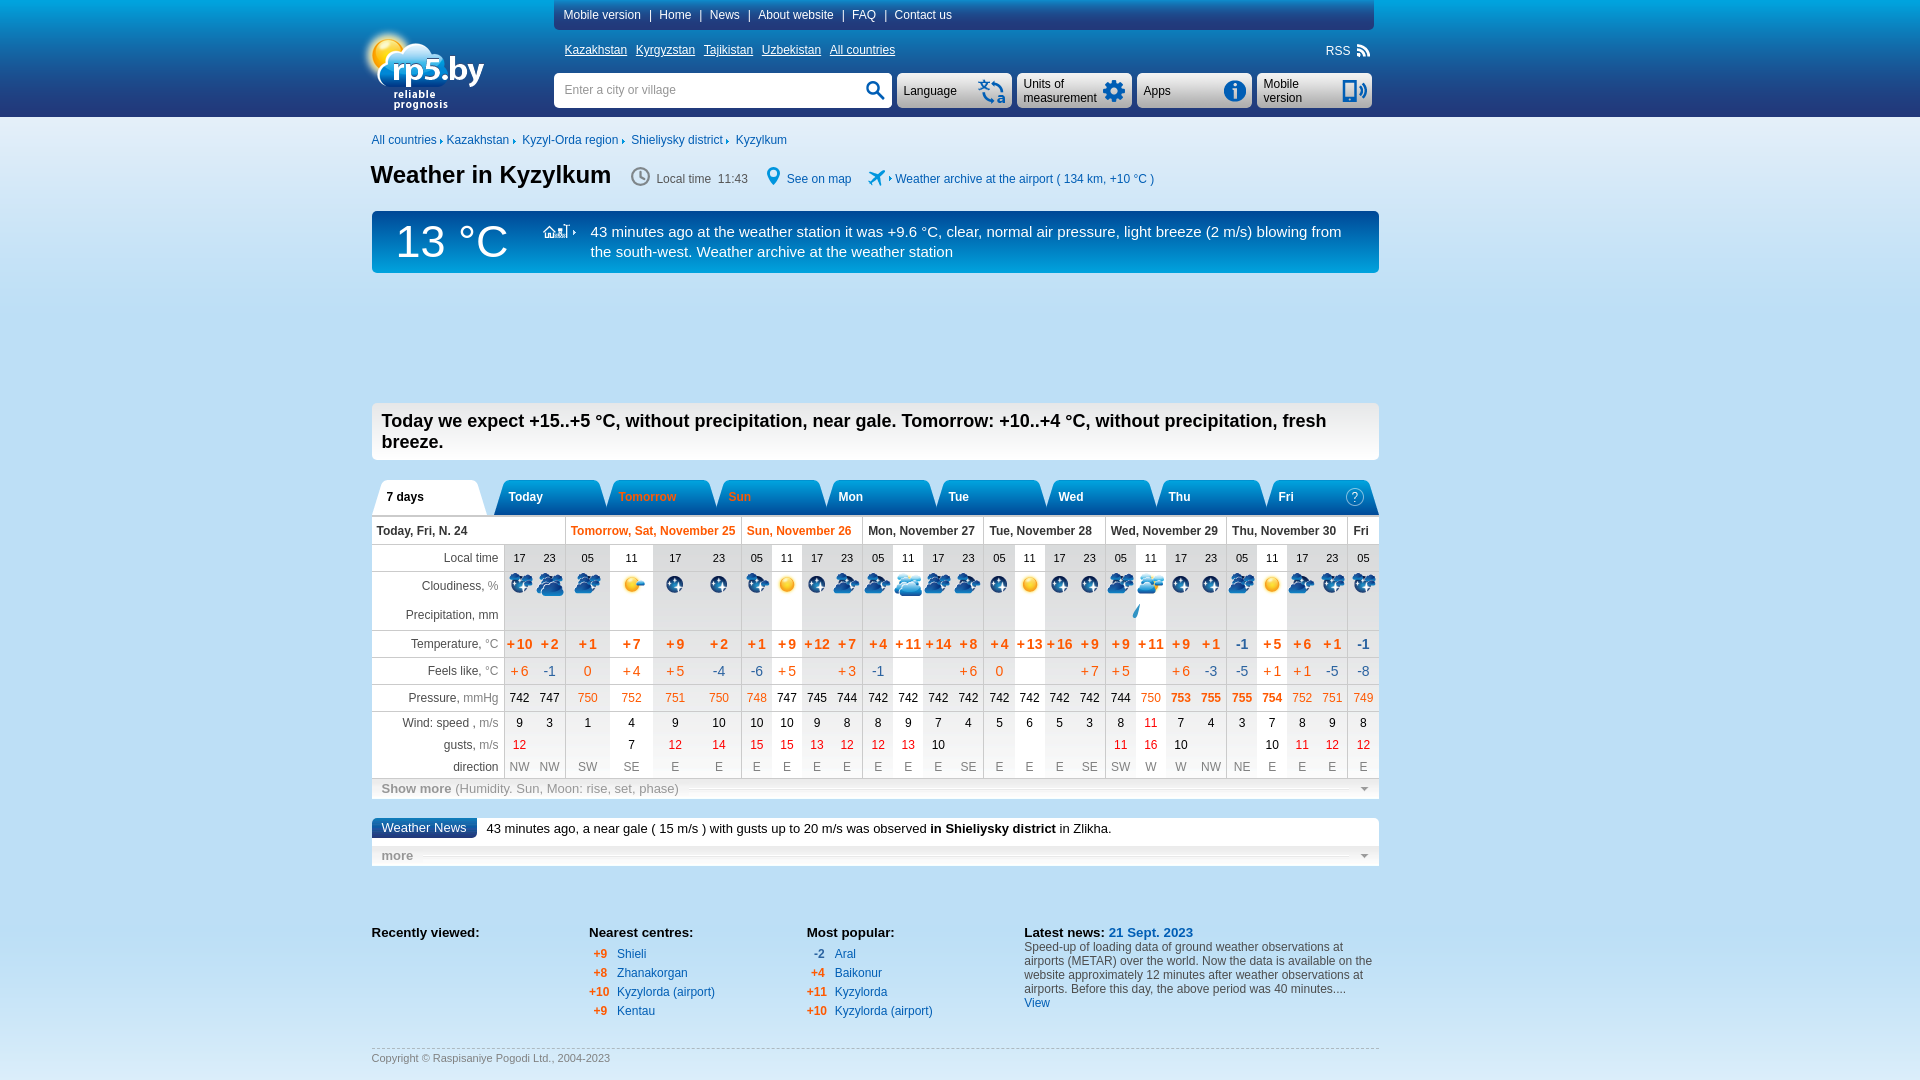  What do you see at coordinates (861, 991) in the screenshot?
I see `'Kyzylorda'` at bounding box center [861, 991].